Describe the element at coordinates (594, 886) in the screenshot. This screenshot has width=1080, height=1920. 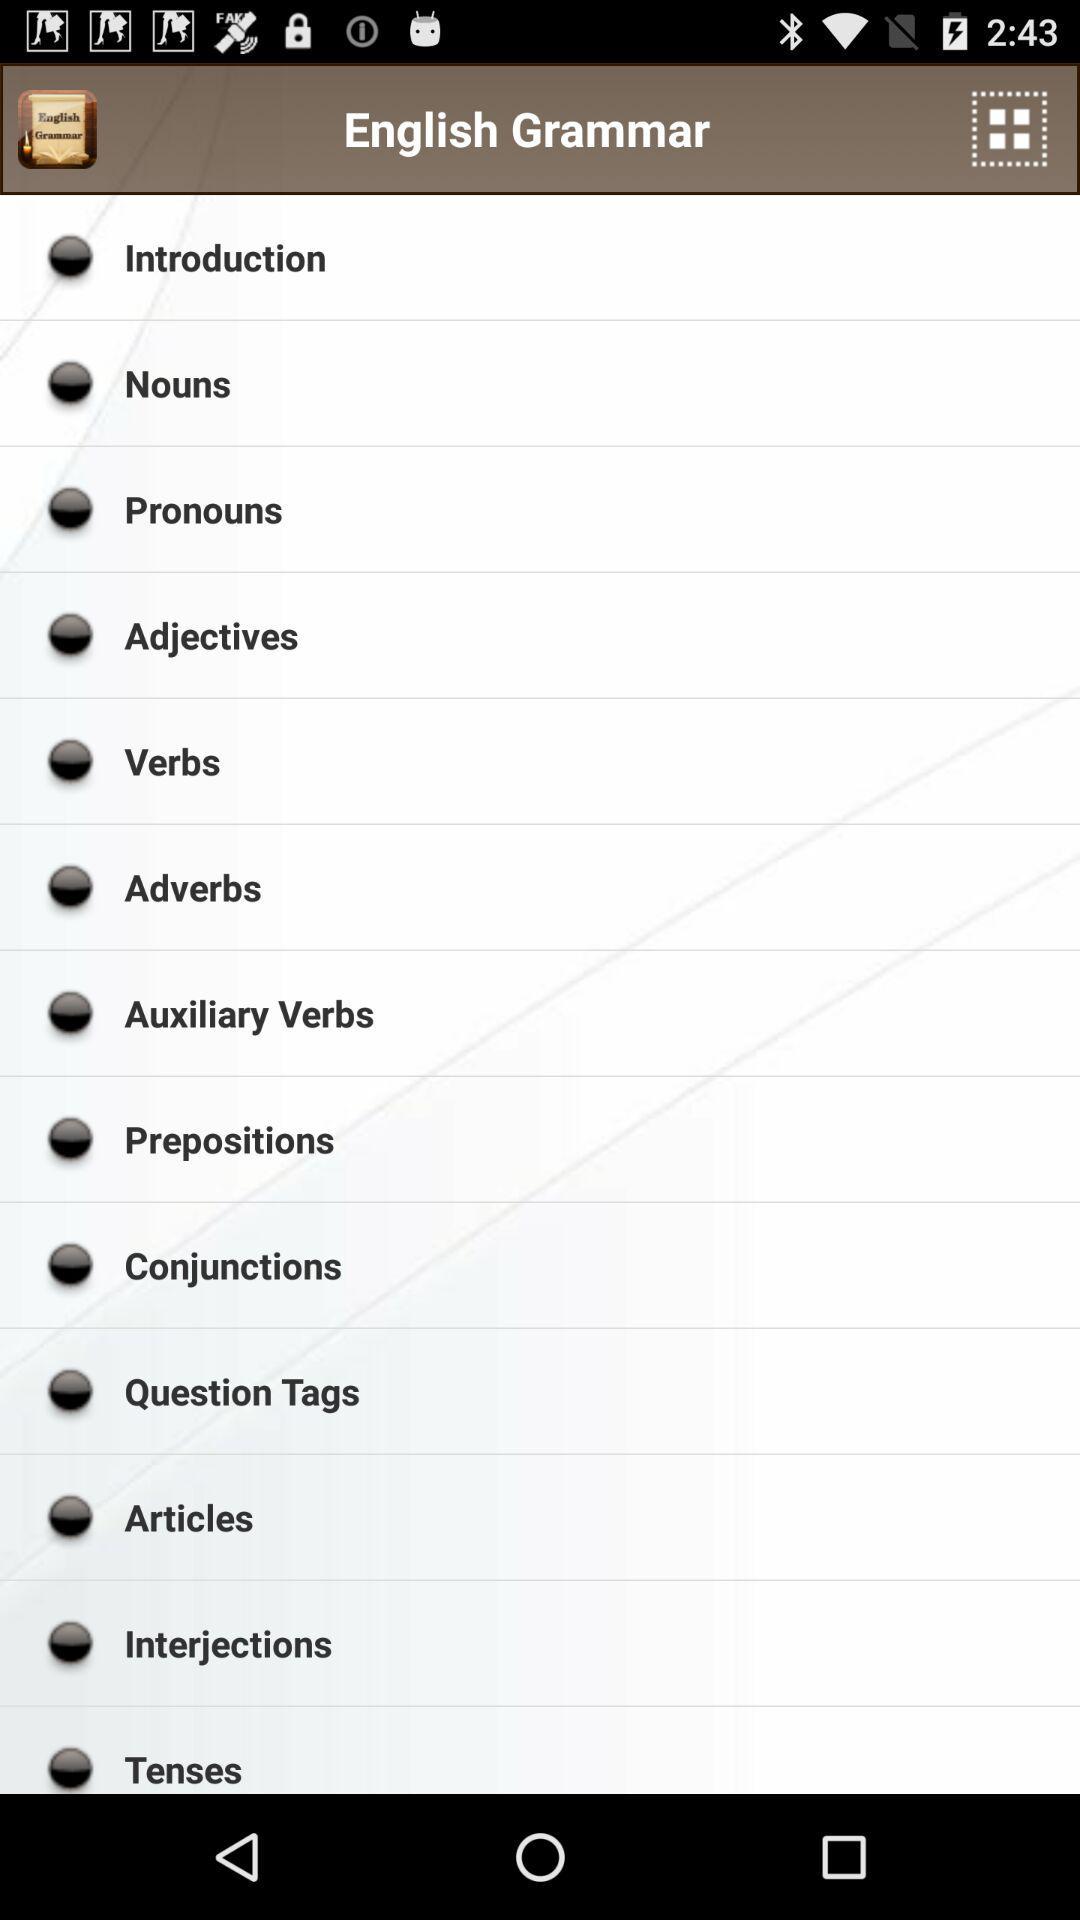
I see `the item above the auxiliary verbs icon` at that location.